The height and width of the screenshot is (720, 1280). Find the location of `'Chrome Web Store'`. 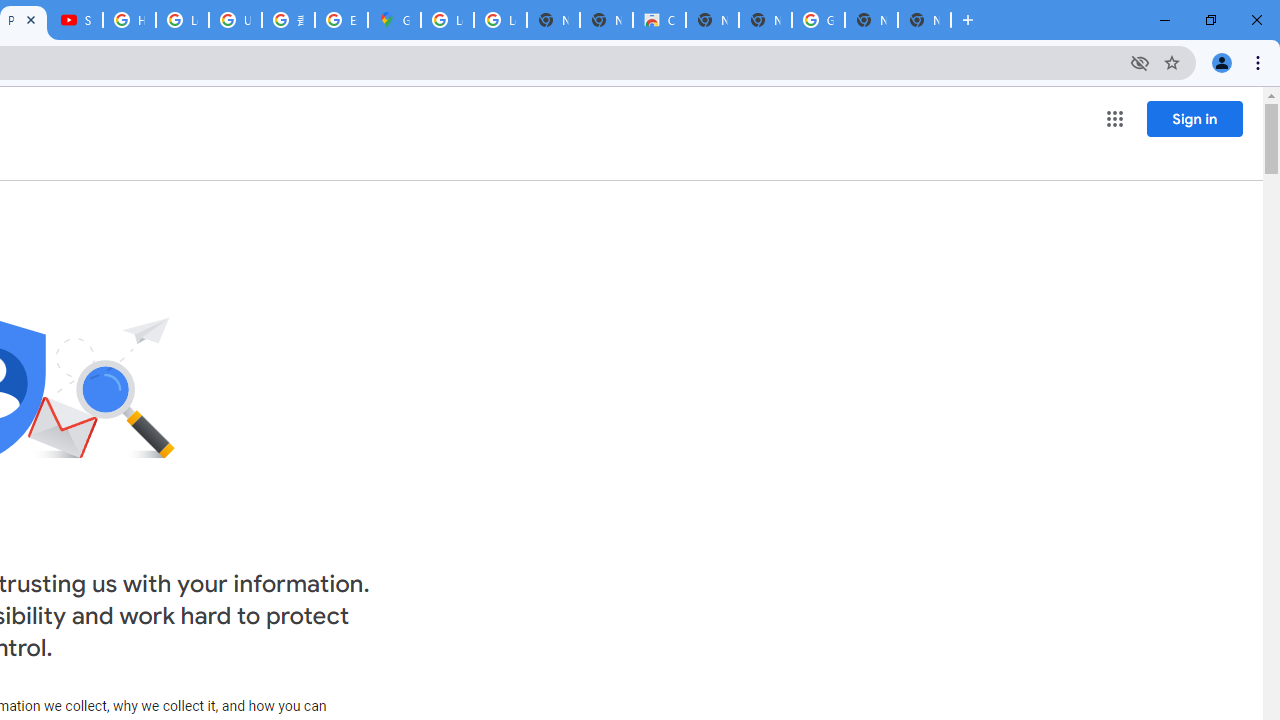

'Chrome Web Store' is located at coordinates (659, 20).